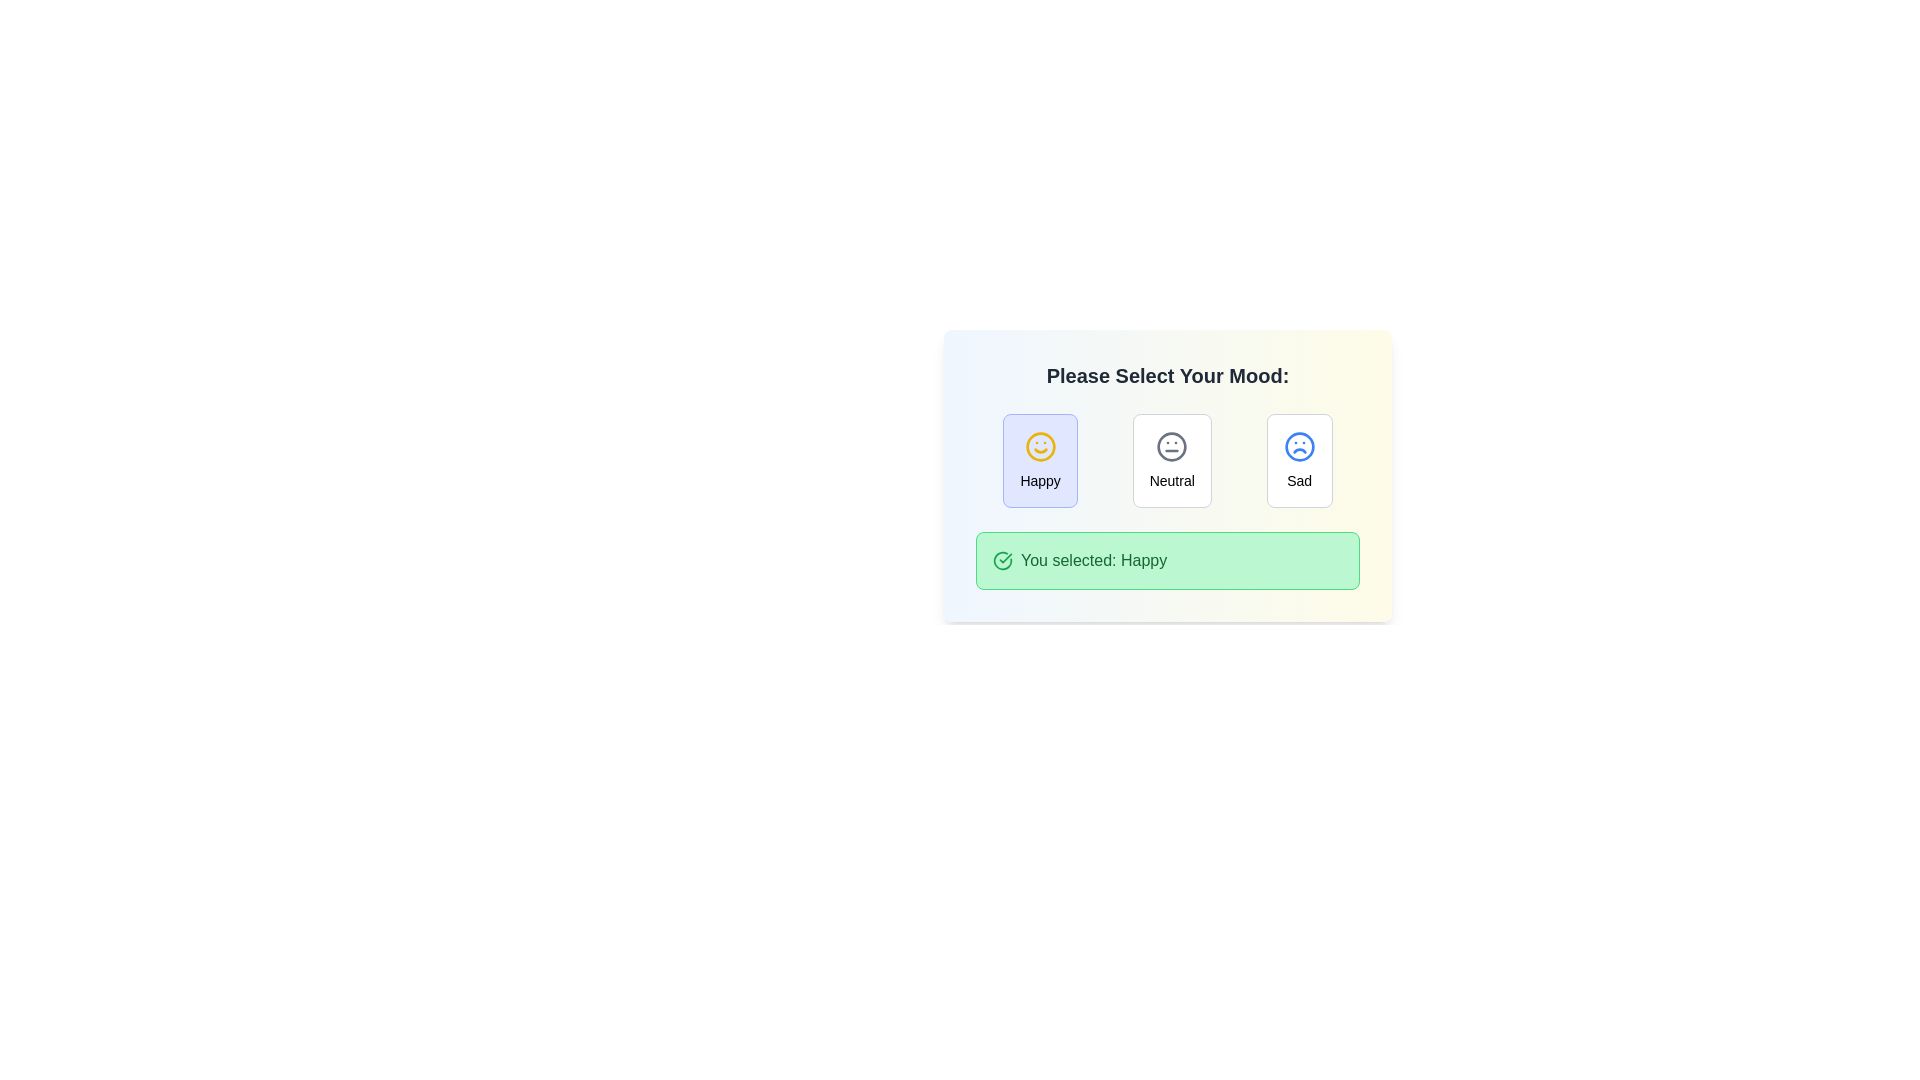 The height and width of the screenshot is (1080, 1920). Describe the element at coordinates (1299, 461) in the screenshot. I see `the third mood-selection button which is a round blue icon of a frowning face labeled 'Sad' beneath the title 'Please Select Your Mood:'` at that location.